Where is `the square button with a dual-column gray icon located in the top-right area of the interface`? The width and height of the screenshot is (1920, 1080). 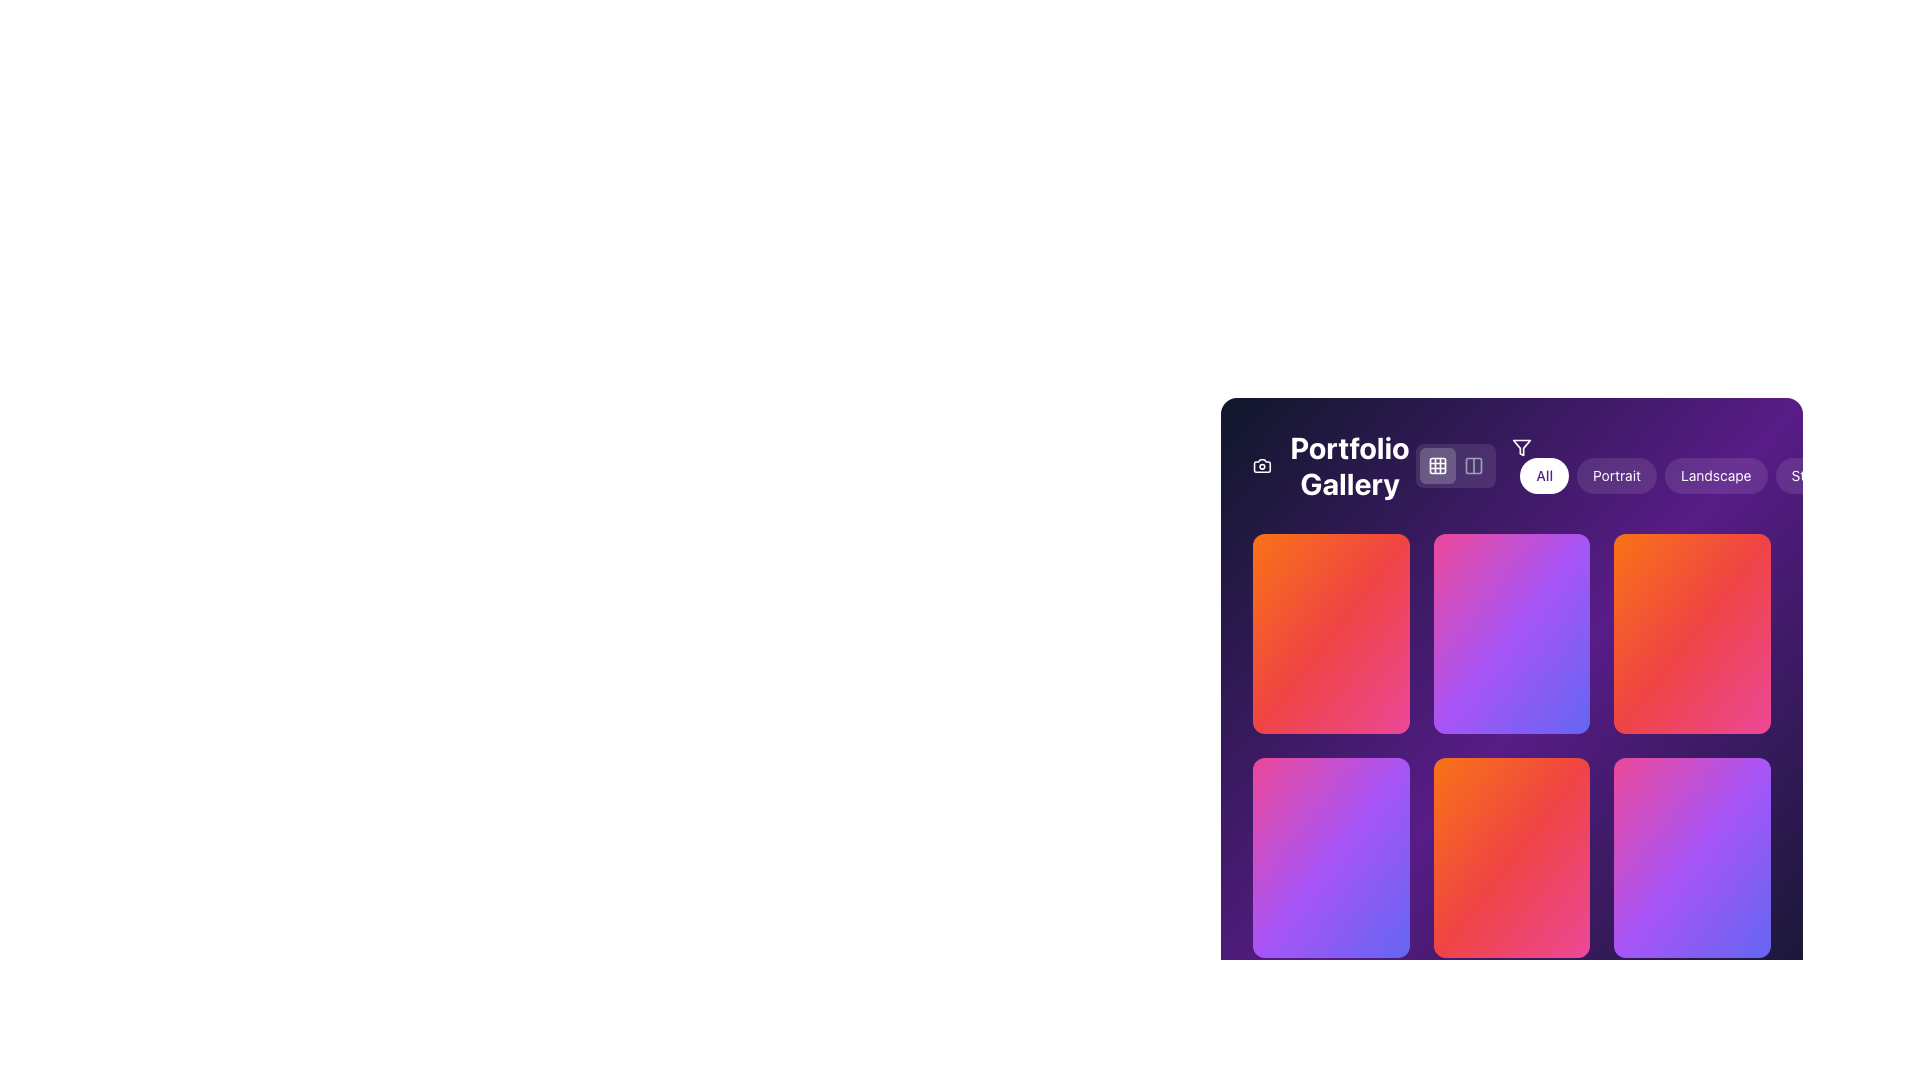
the square button with a dual-column gray icon located in the top-right area of the interface is located at coordinates (1474, 466).